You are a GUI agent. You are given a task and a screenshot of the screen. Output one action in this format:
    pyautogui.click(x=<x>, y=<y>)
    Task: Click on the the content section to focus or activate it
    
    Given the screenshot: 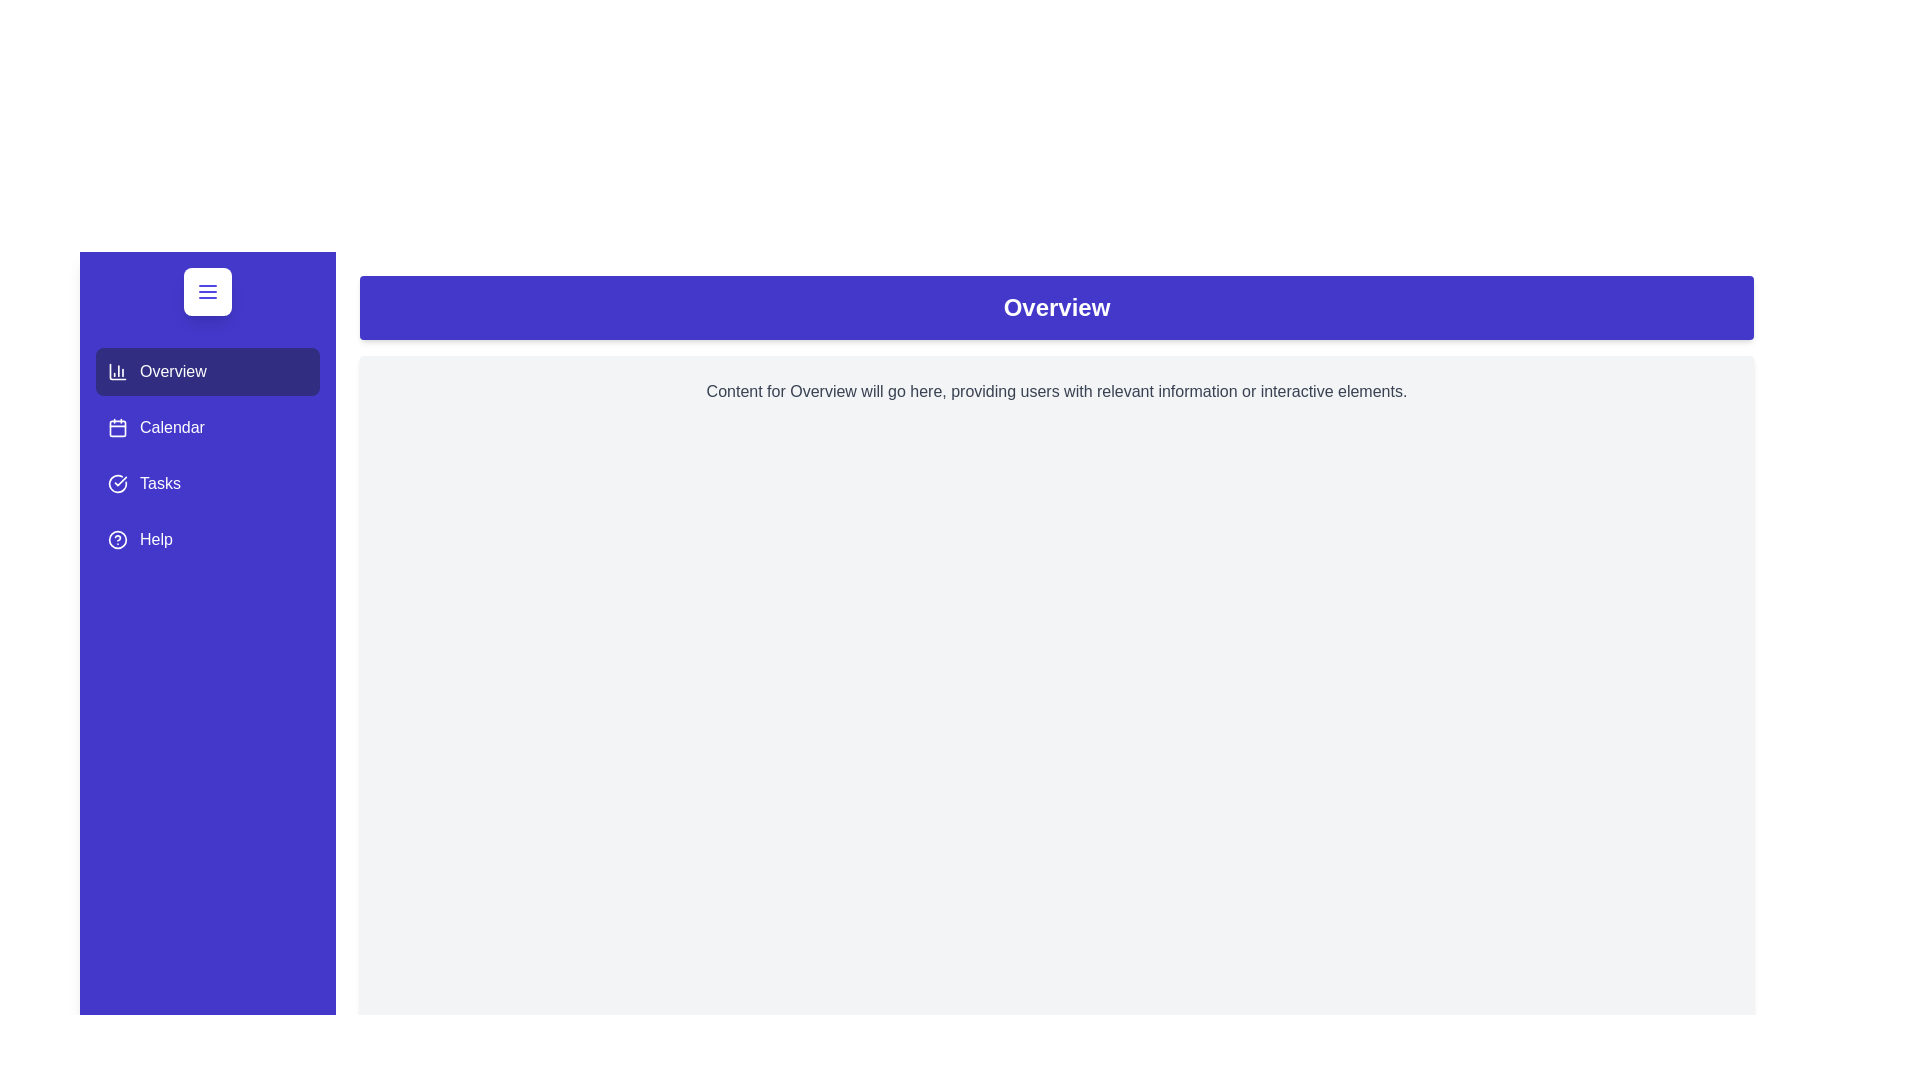 What is the action you would take?
    pyautogui.click(x=1055, y=832)
    